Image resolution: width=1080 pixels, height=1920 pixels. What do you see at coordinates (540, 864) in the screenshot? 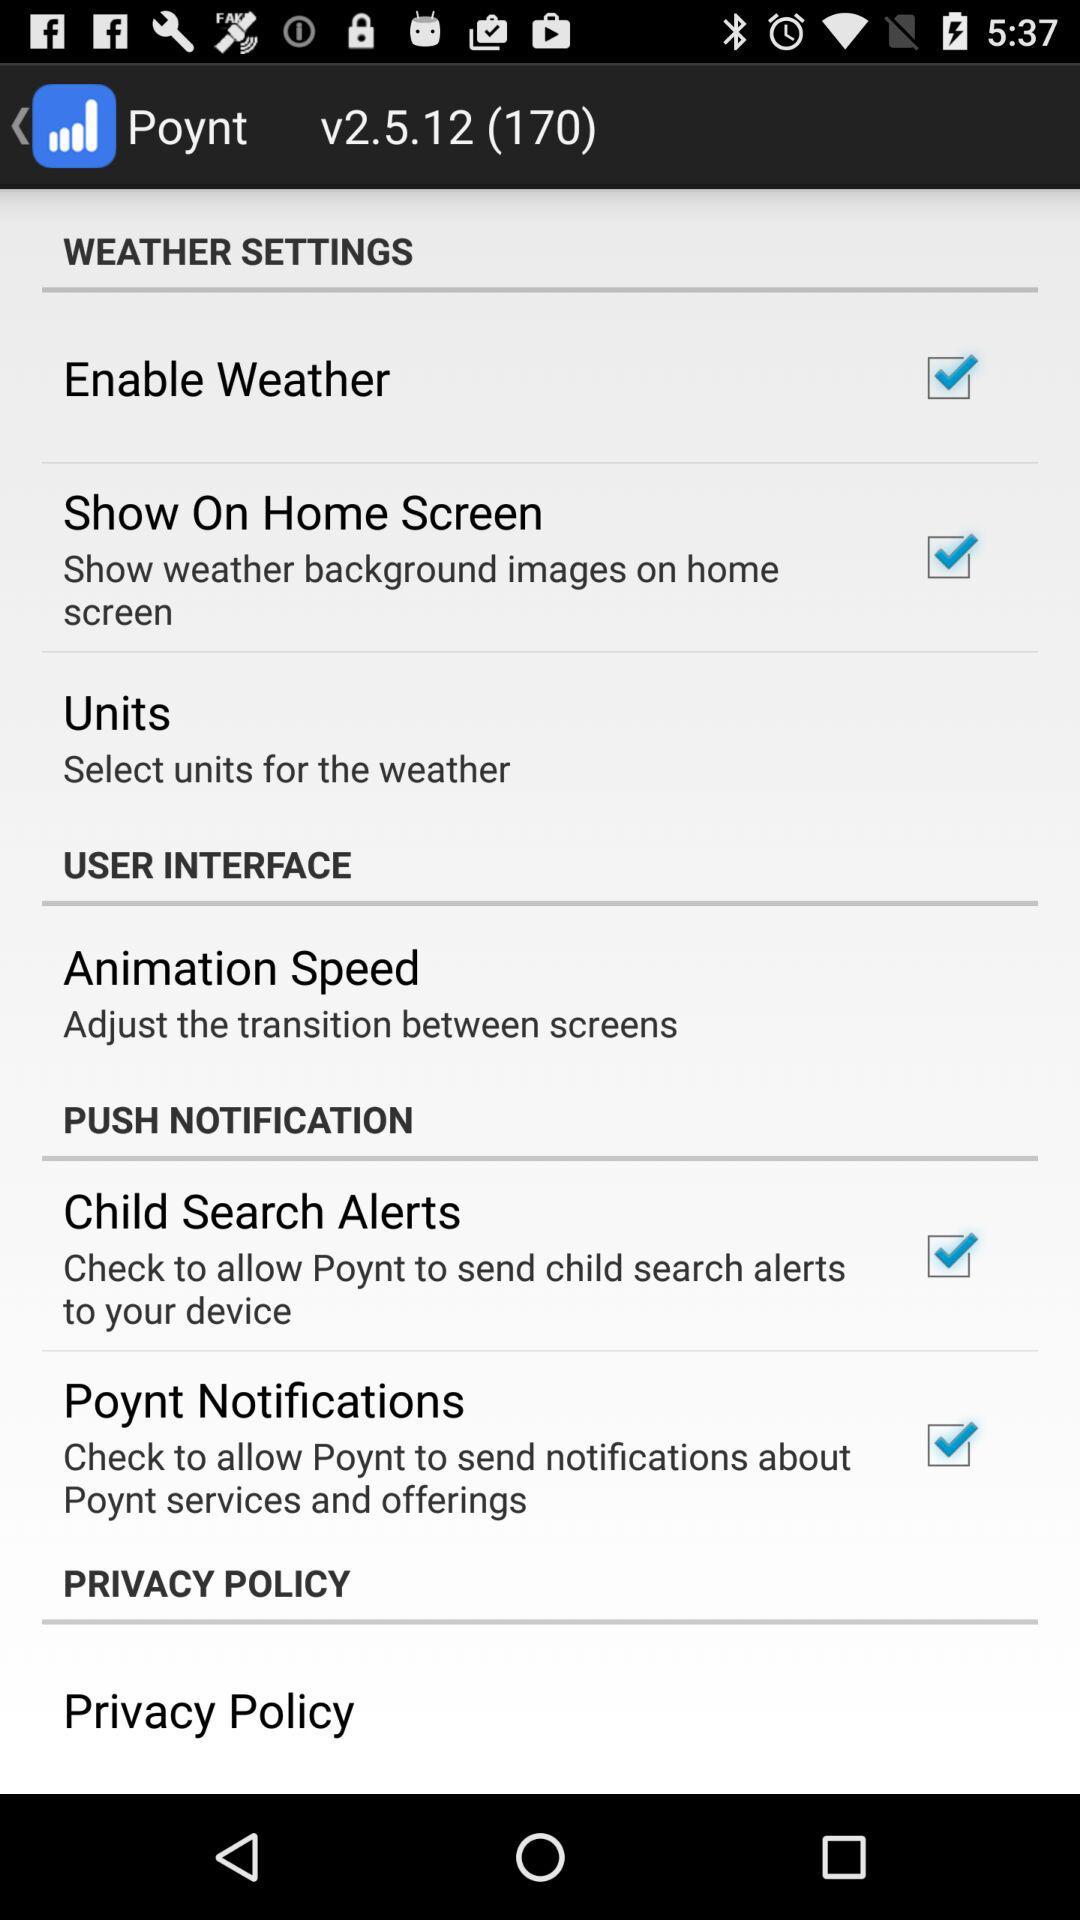
I see `the item below select units for item` at bounding box center [540, 864].